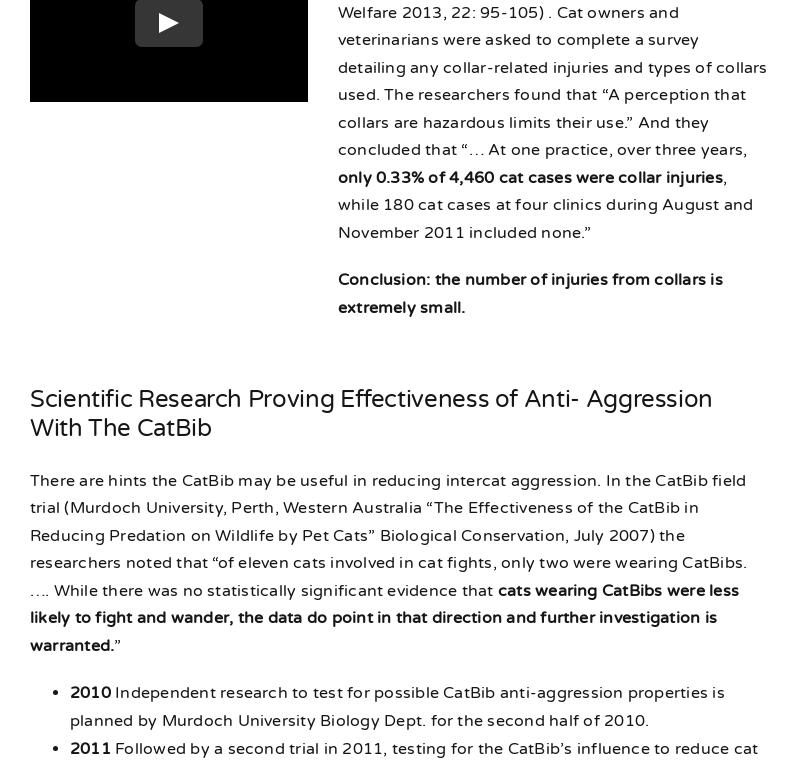 Image resolution: width=800 pixels, height=769 pixels. What do you see at coordinates (387, 533) in the screenshot?
I see `'There are hints the CatBib may be useful in reducing intercat aggression. In the CatBib field trial (Murdoch University, Perth, Western Australia “The Effectiveness of the CatBib in Reducing Predation on Wildlife by Pet Cats” Biological Conservation, July 2007) the researchers noted that “of eleven cats involved in cat fights, only two were wearing CatBibs. …. While there was no statistically significant evidence that'` at bounding box center [387, 533].